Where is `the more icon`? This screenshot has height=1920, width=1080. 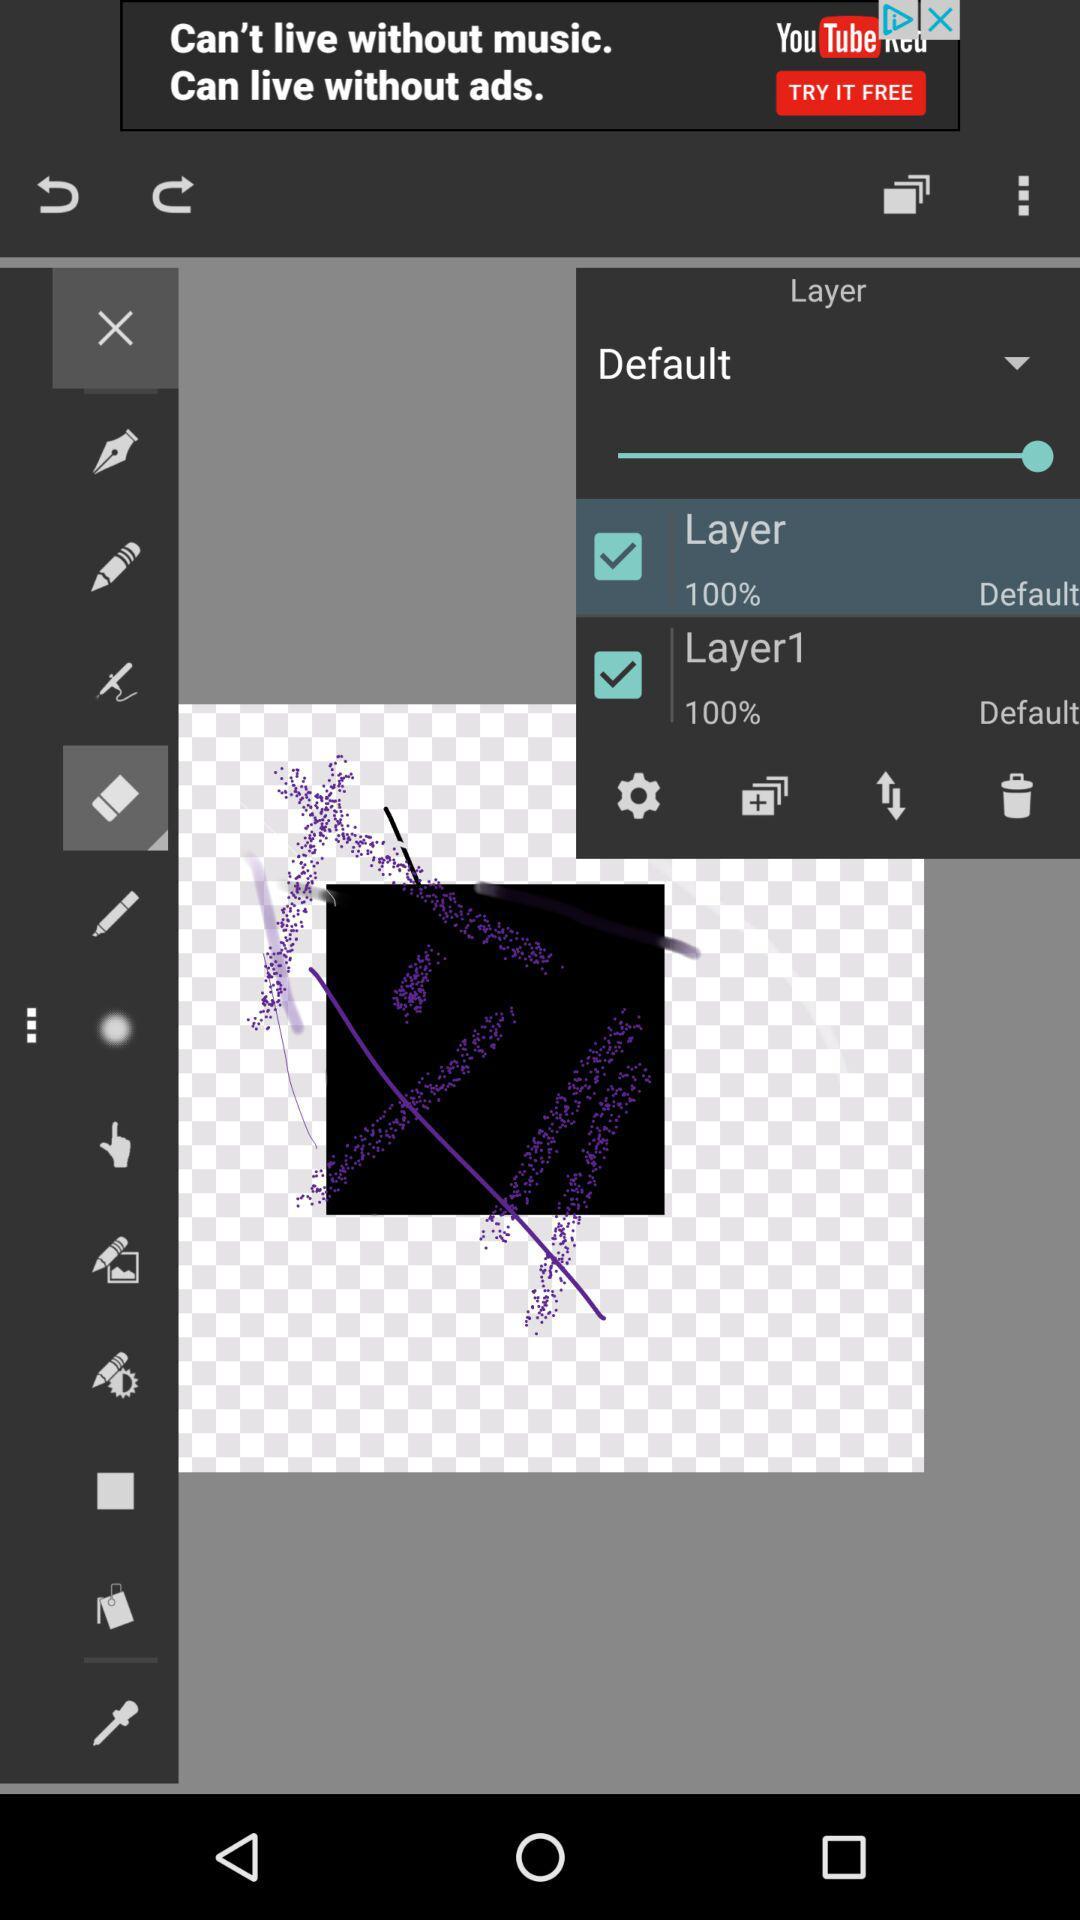
the more icon is located at coordinates (31, 1025).